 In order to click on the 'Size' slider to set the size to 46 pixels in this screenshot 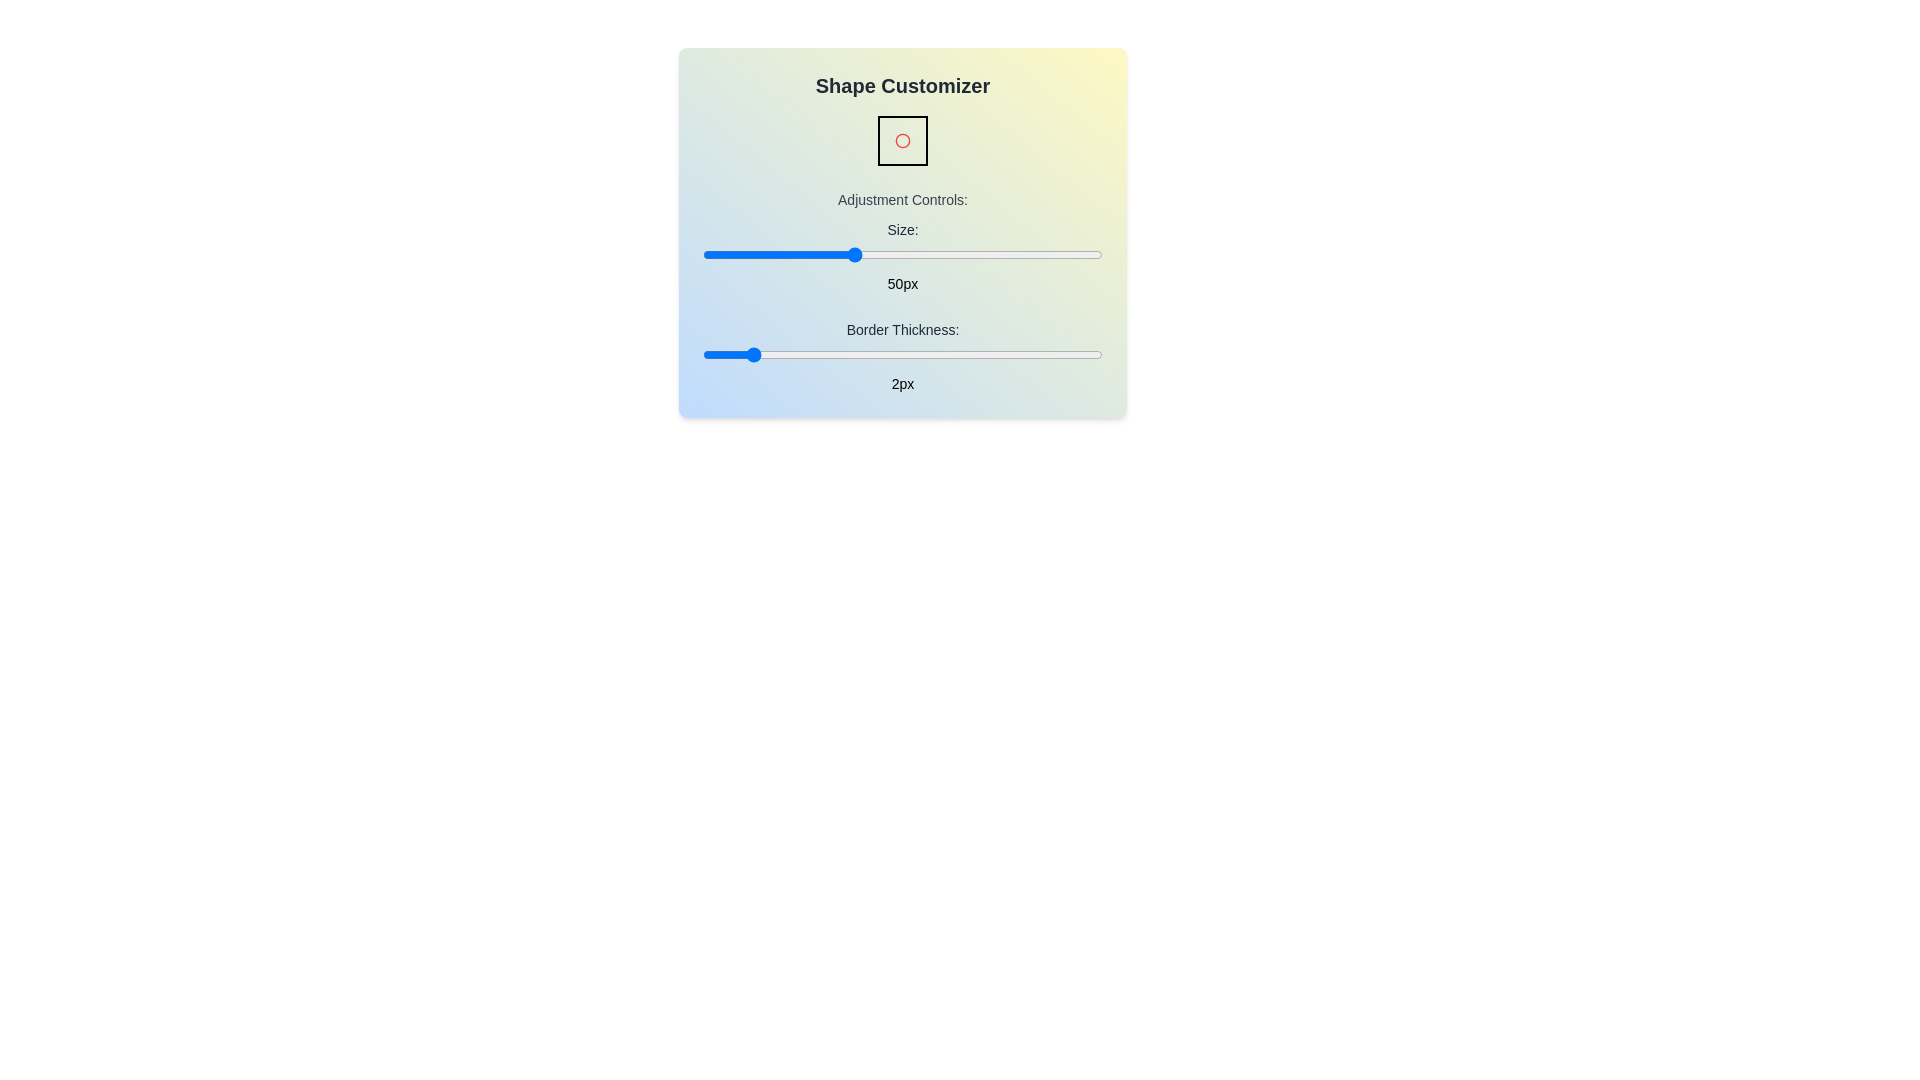, I will do `click(833, 253)`.